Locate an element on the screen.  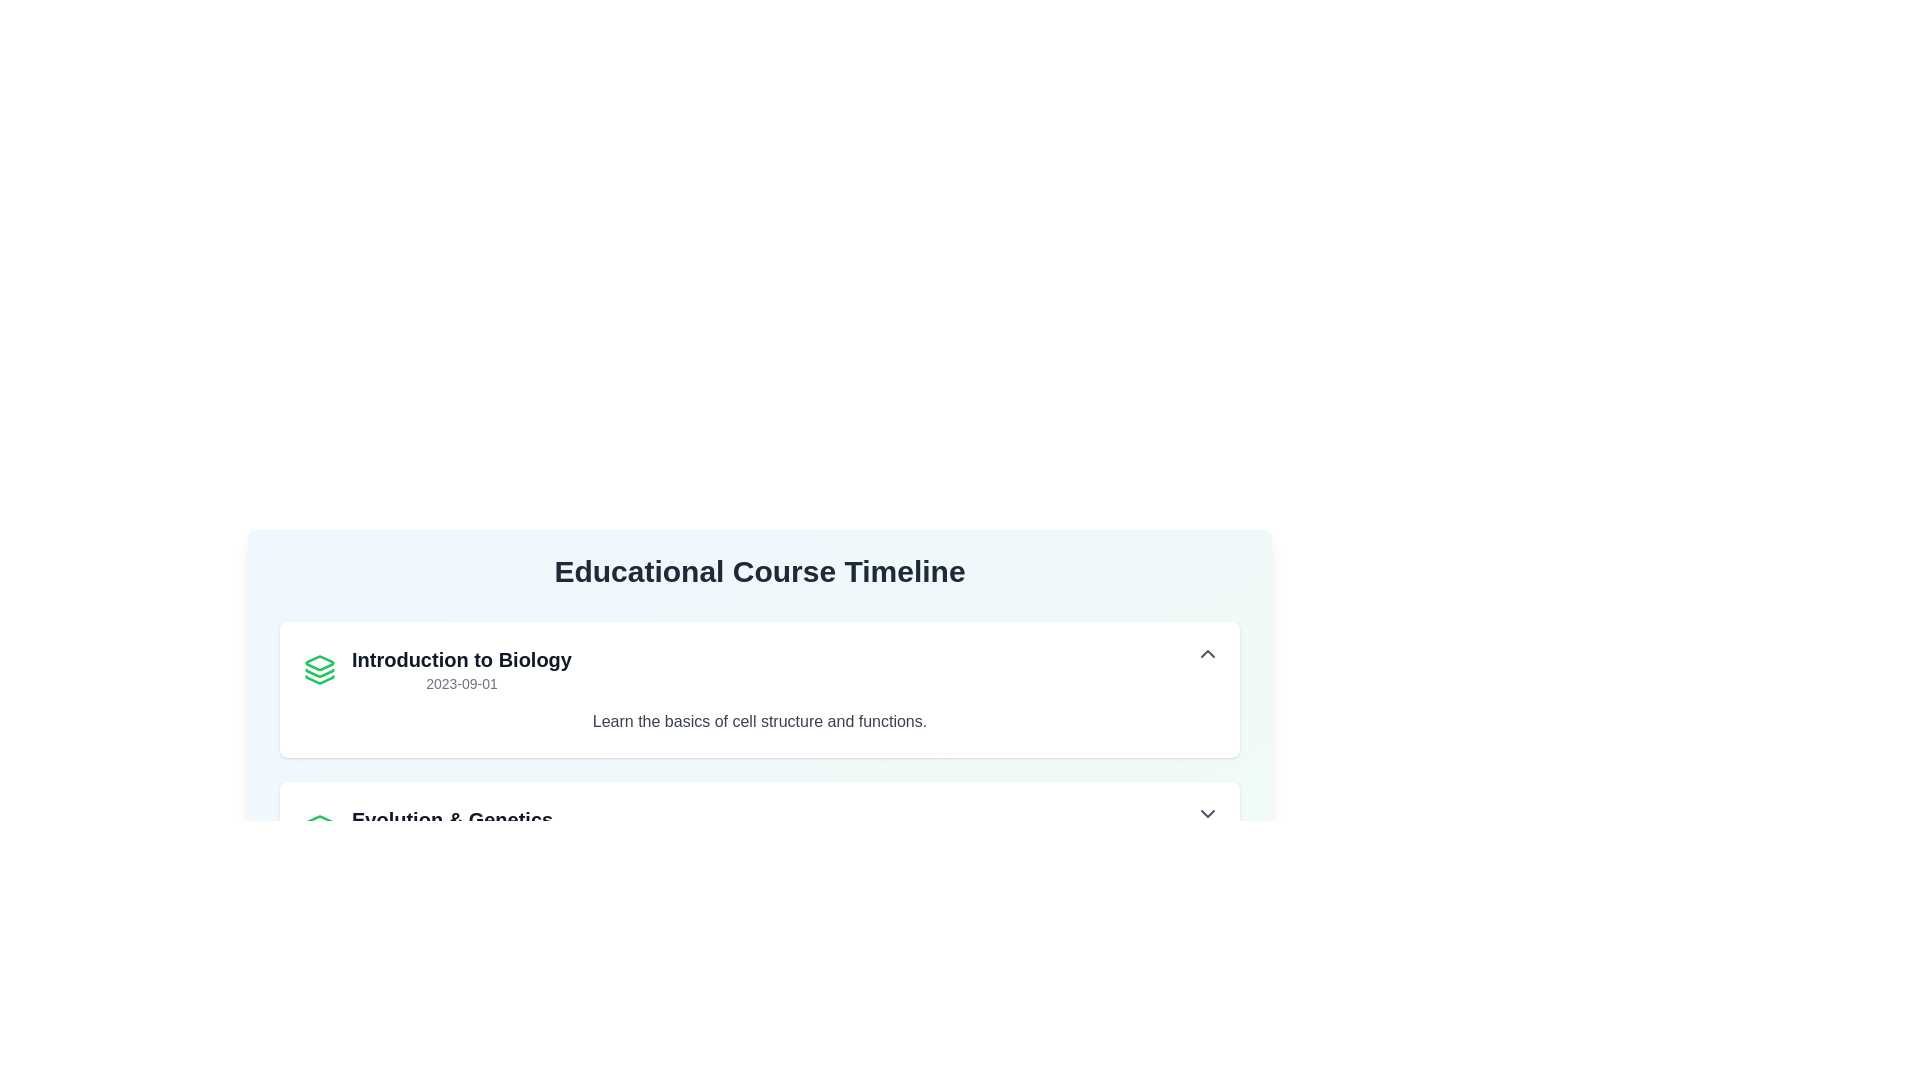
the middle layer segment of the SVG icon, which is a thin, horizontal, trapezoidal shape representing stacked layers is located at coordinates (320, 673).